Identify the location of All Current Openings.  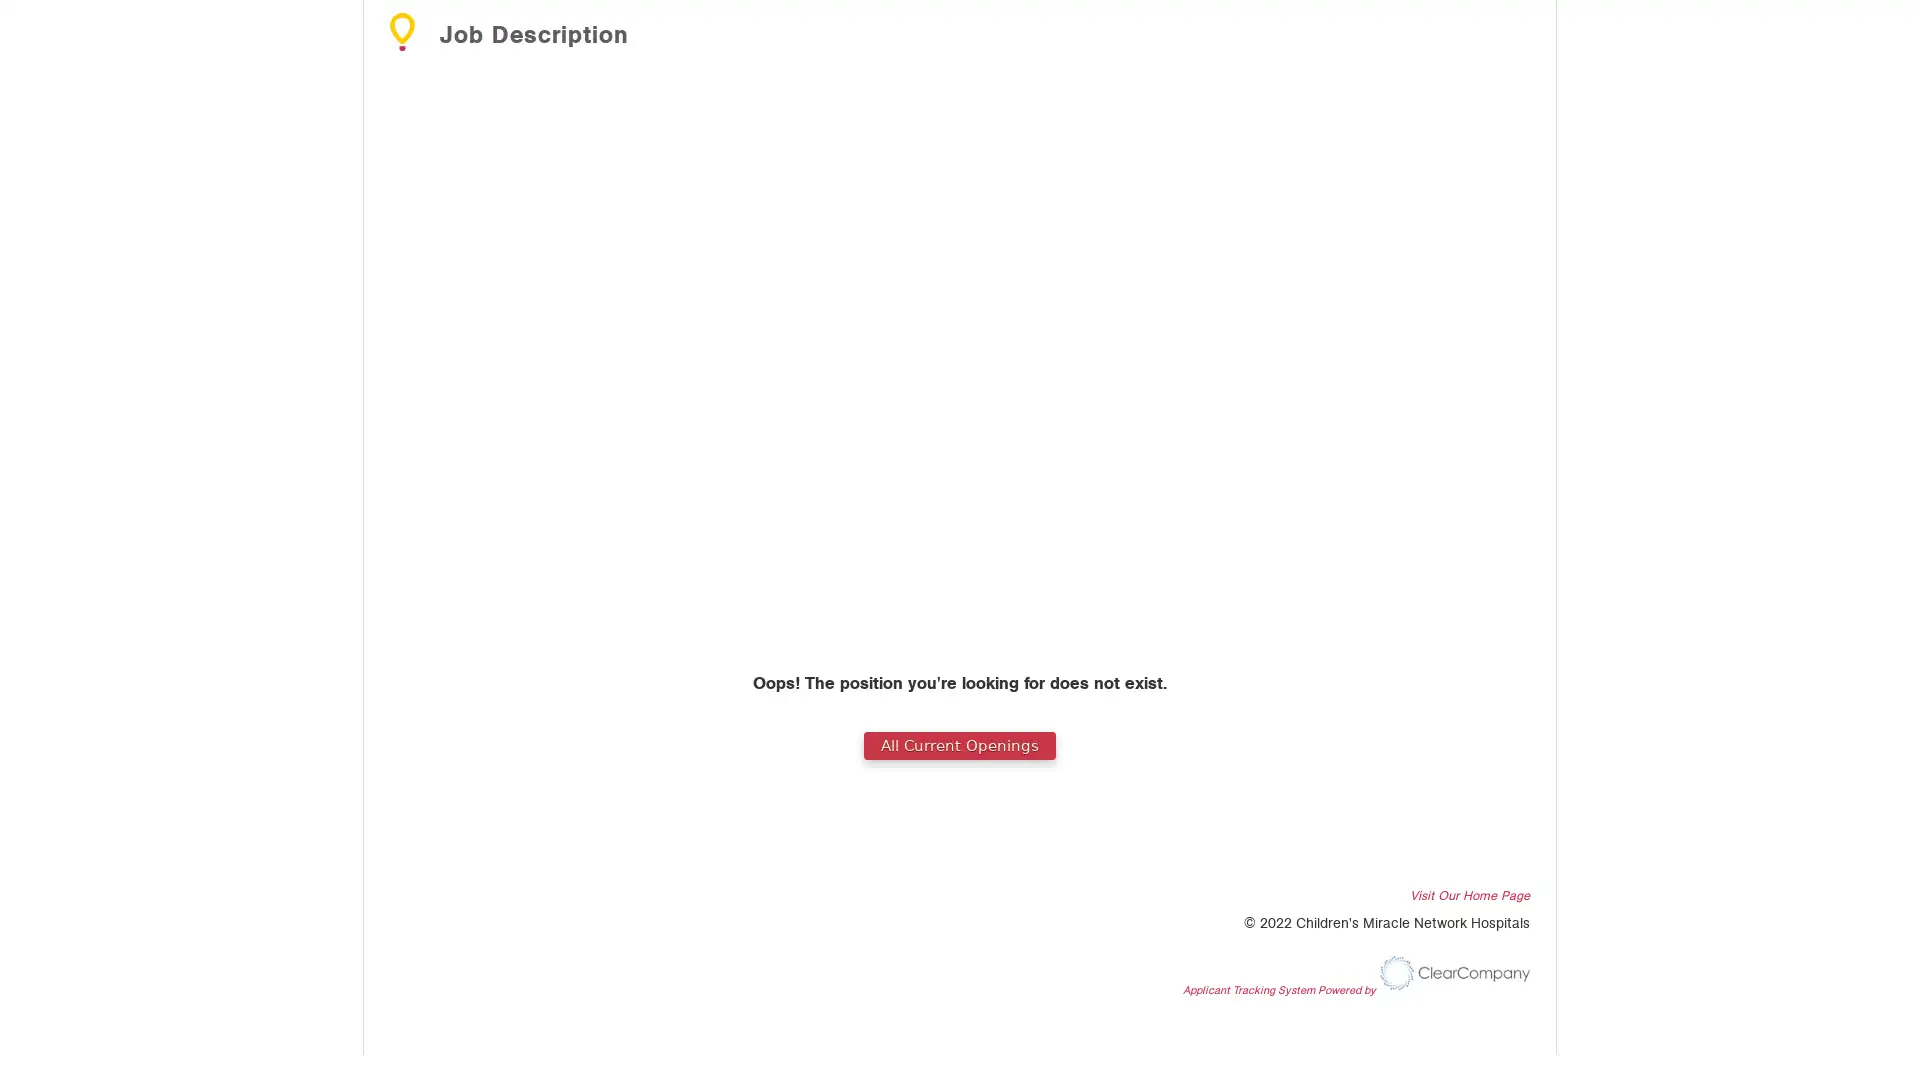
(960, 744).